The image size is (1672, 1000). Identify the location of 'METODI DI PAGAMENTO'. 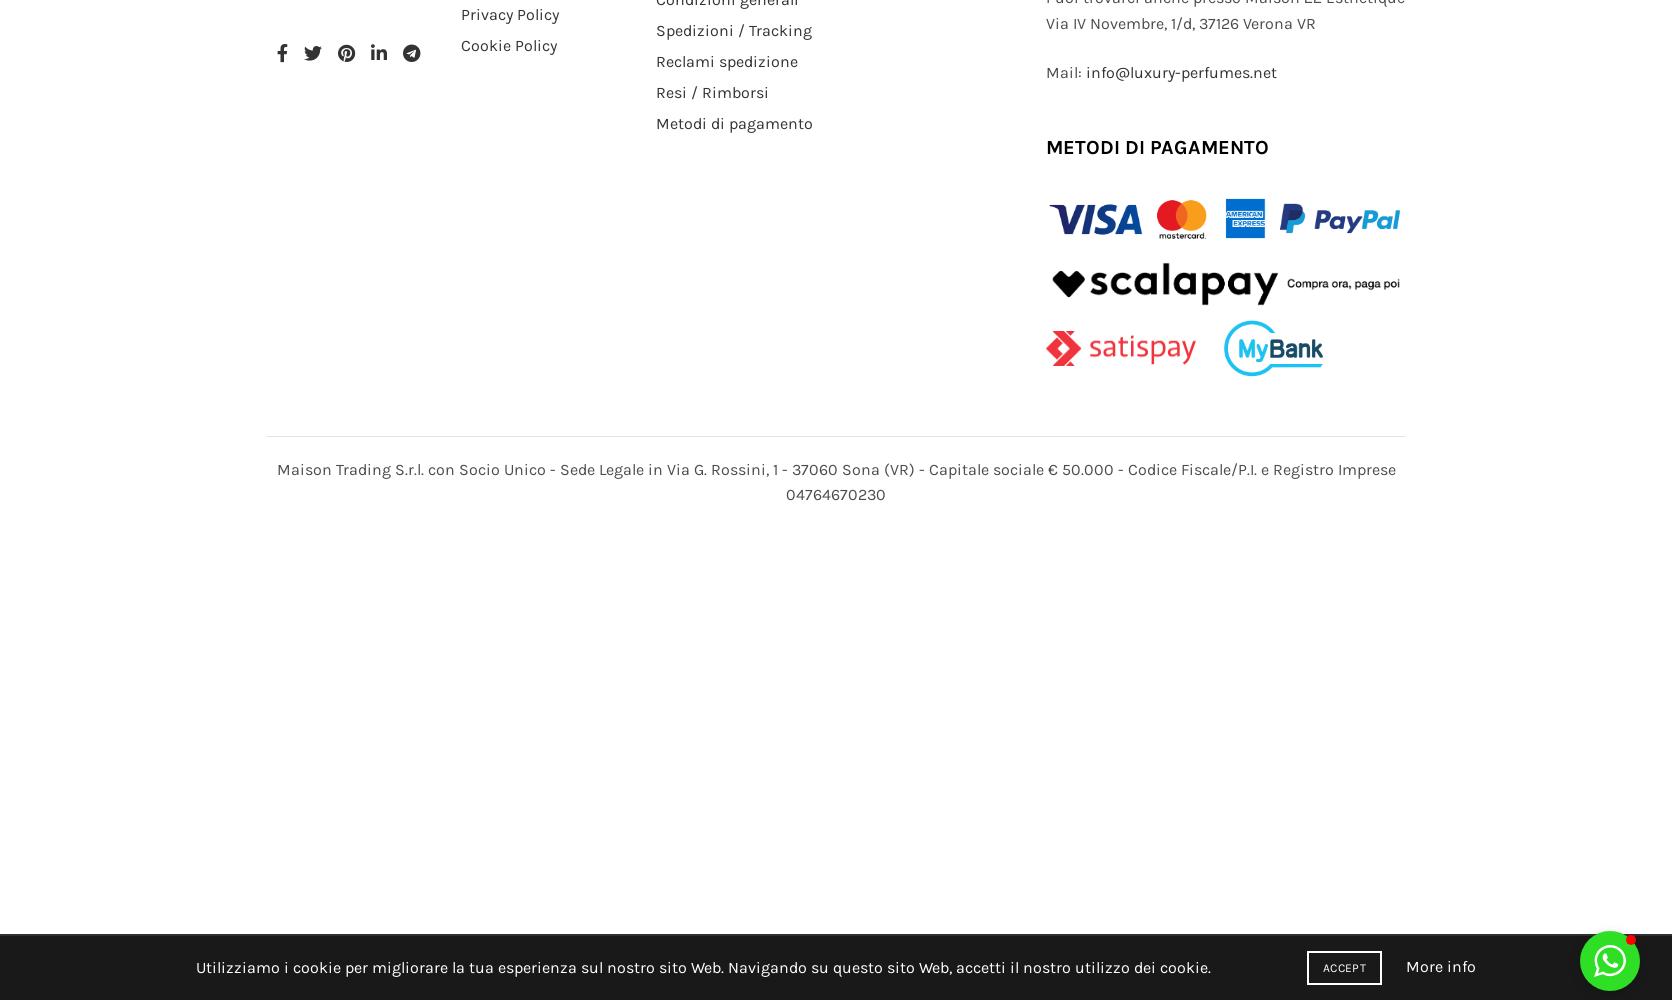
(1156, 147).